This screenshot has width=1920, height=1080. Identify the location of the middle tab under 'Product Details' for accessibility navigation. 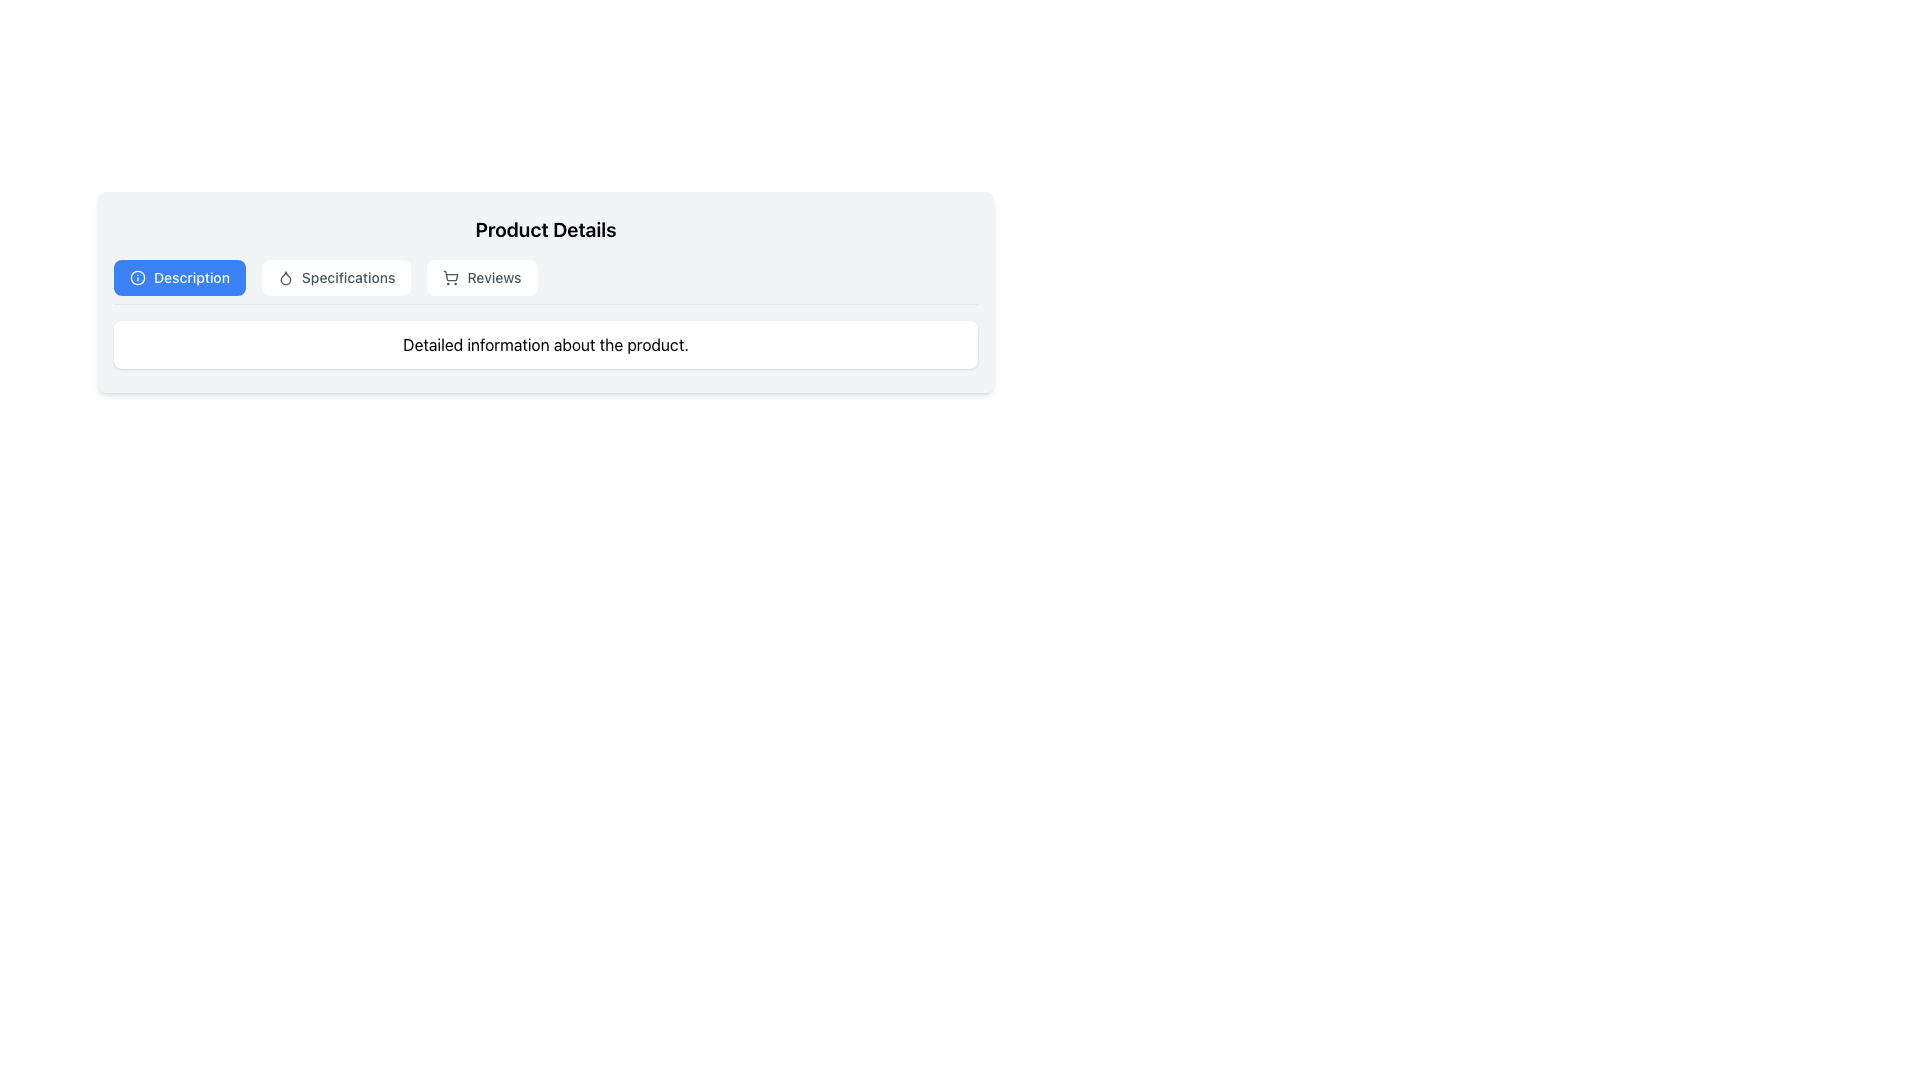
(336, 277).